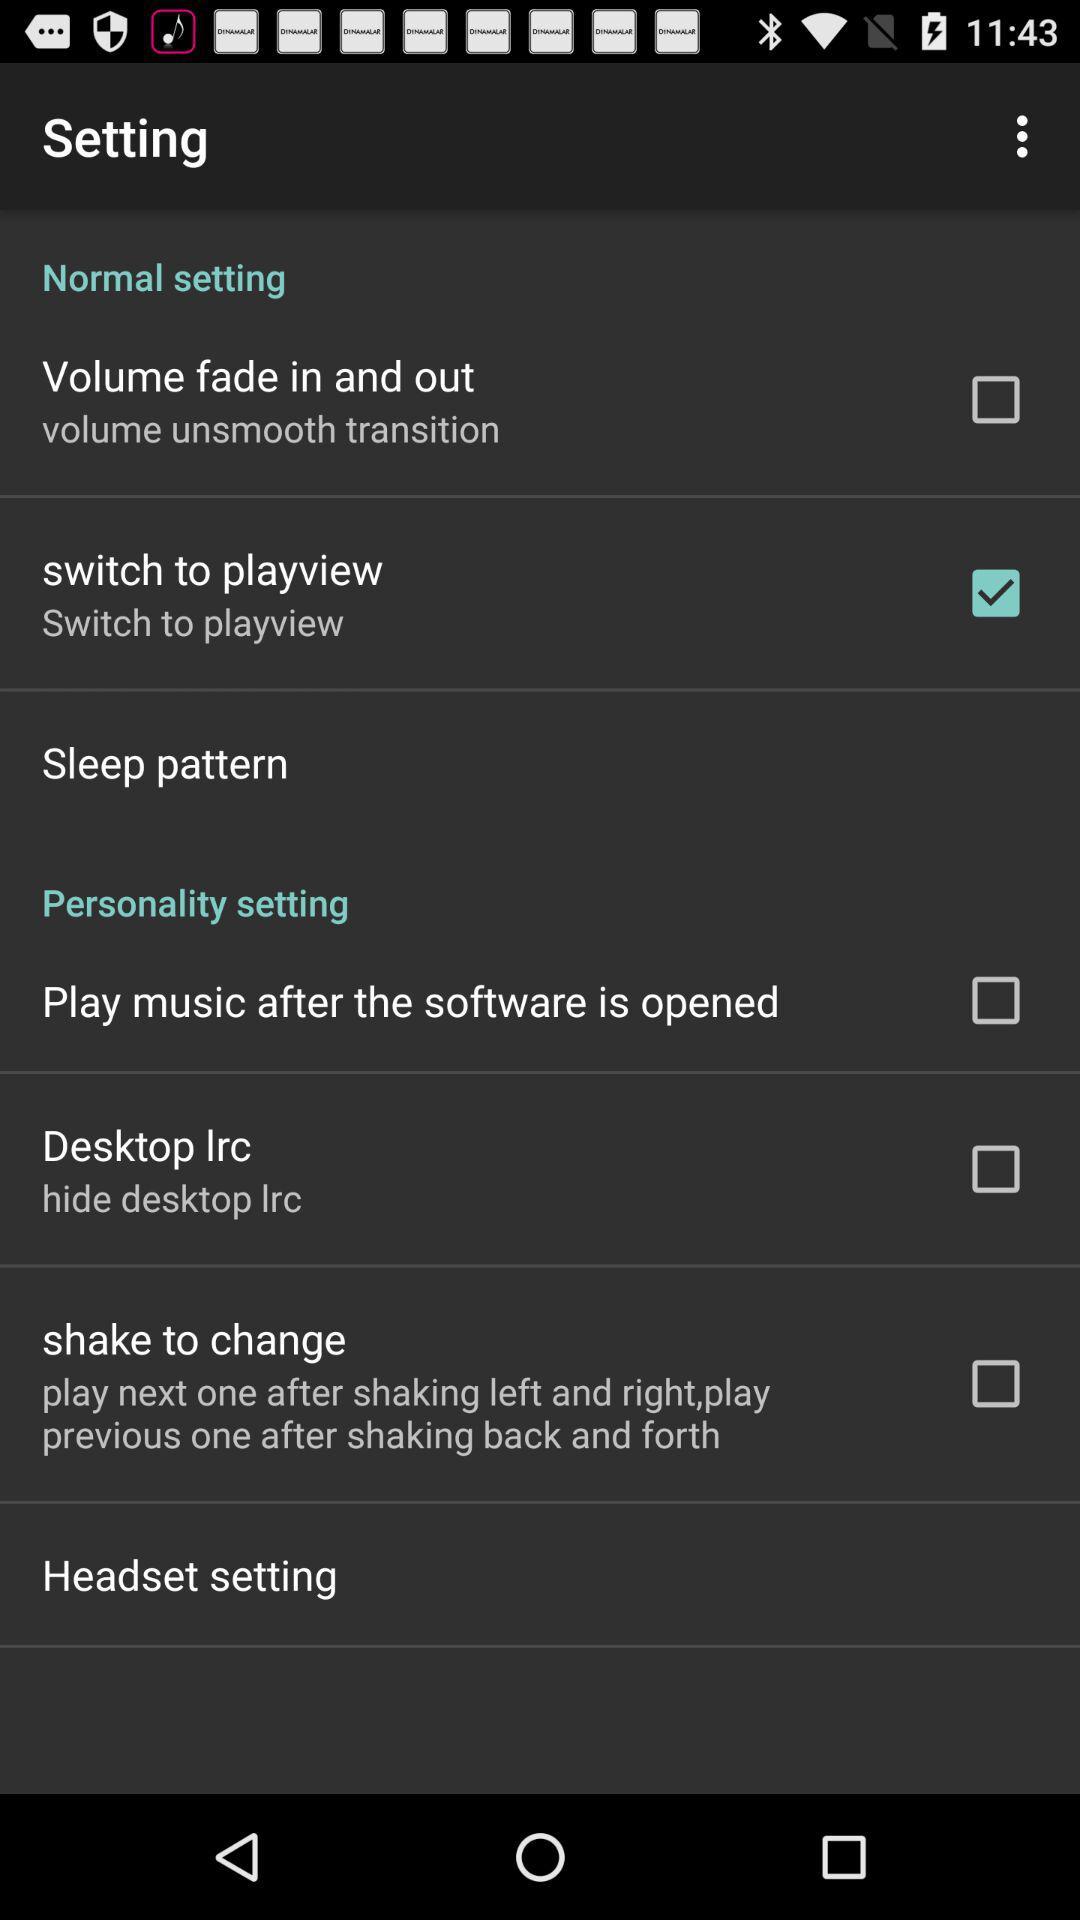 Image resolution: width=1080 pixels, height=1920 pixels. Describe the element at coordinates (194, 1338) in the screenshot. I see `the item below the hide desktop lrc icon` at that location.